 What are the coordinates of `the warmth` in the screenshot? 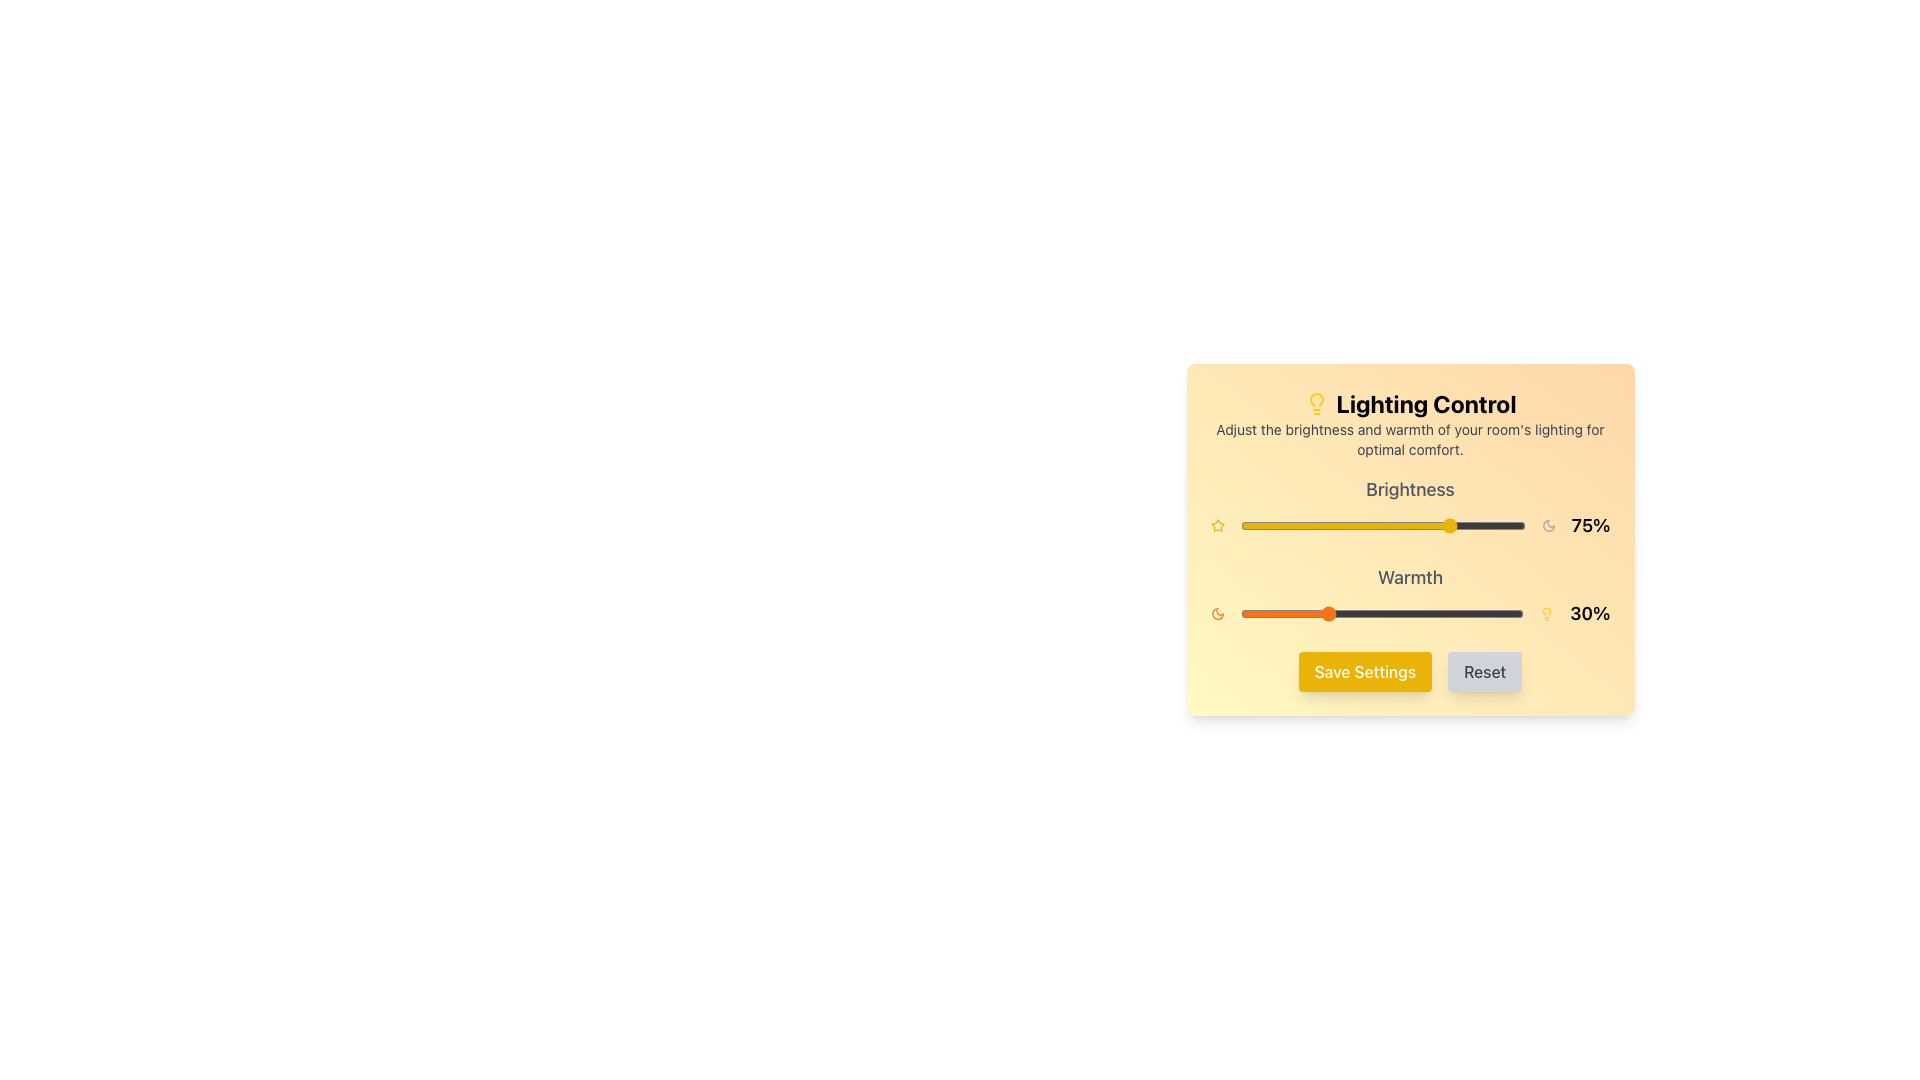 It's located at (1297, 612).